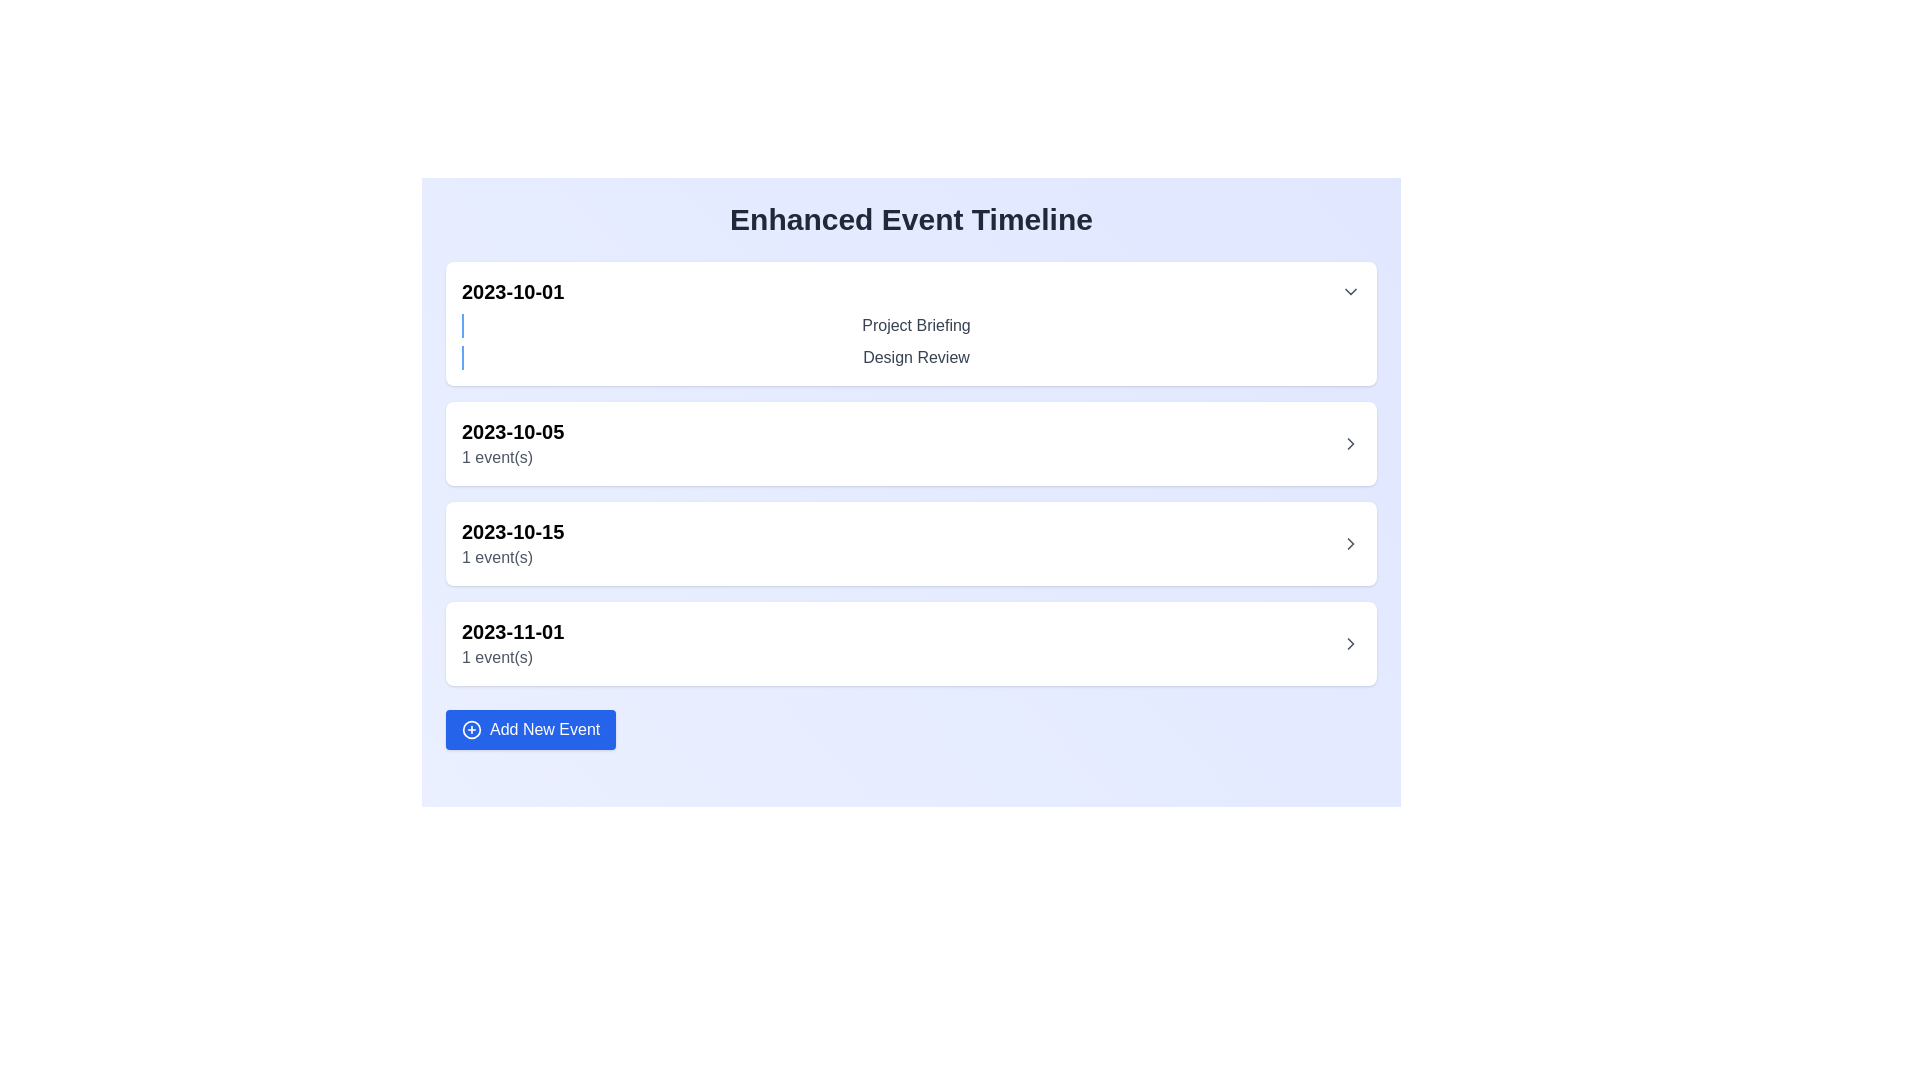 Image resolution: width=1920 pixels, height=1080 pixels. Describe the element at coordinates (513, 632) in the screenshot. I see `the date text '2023-11-01' displayed in bold within the event list` at that location.